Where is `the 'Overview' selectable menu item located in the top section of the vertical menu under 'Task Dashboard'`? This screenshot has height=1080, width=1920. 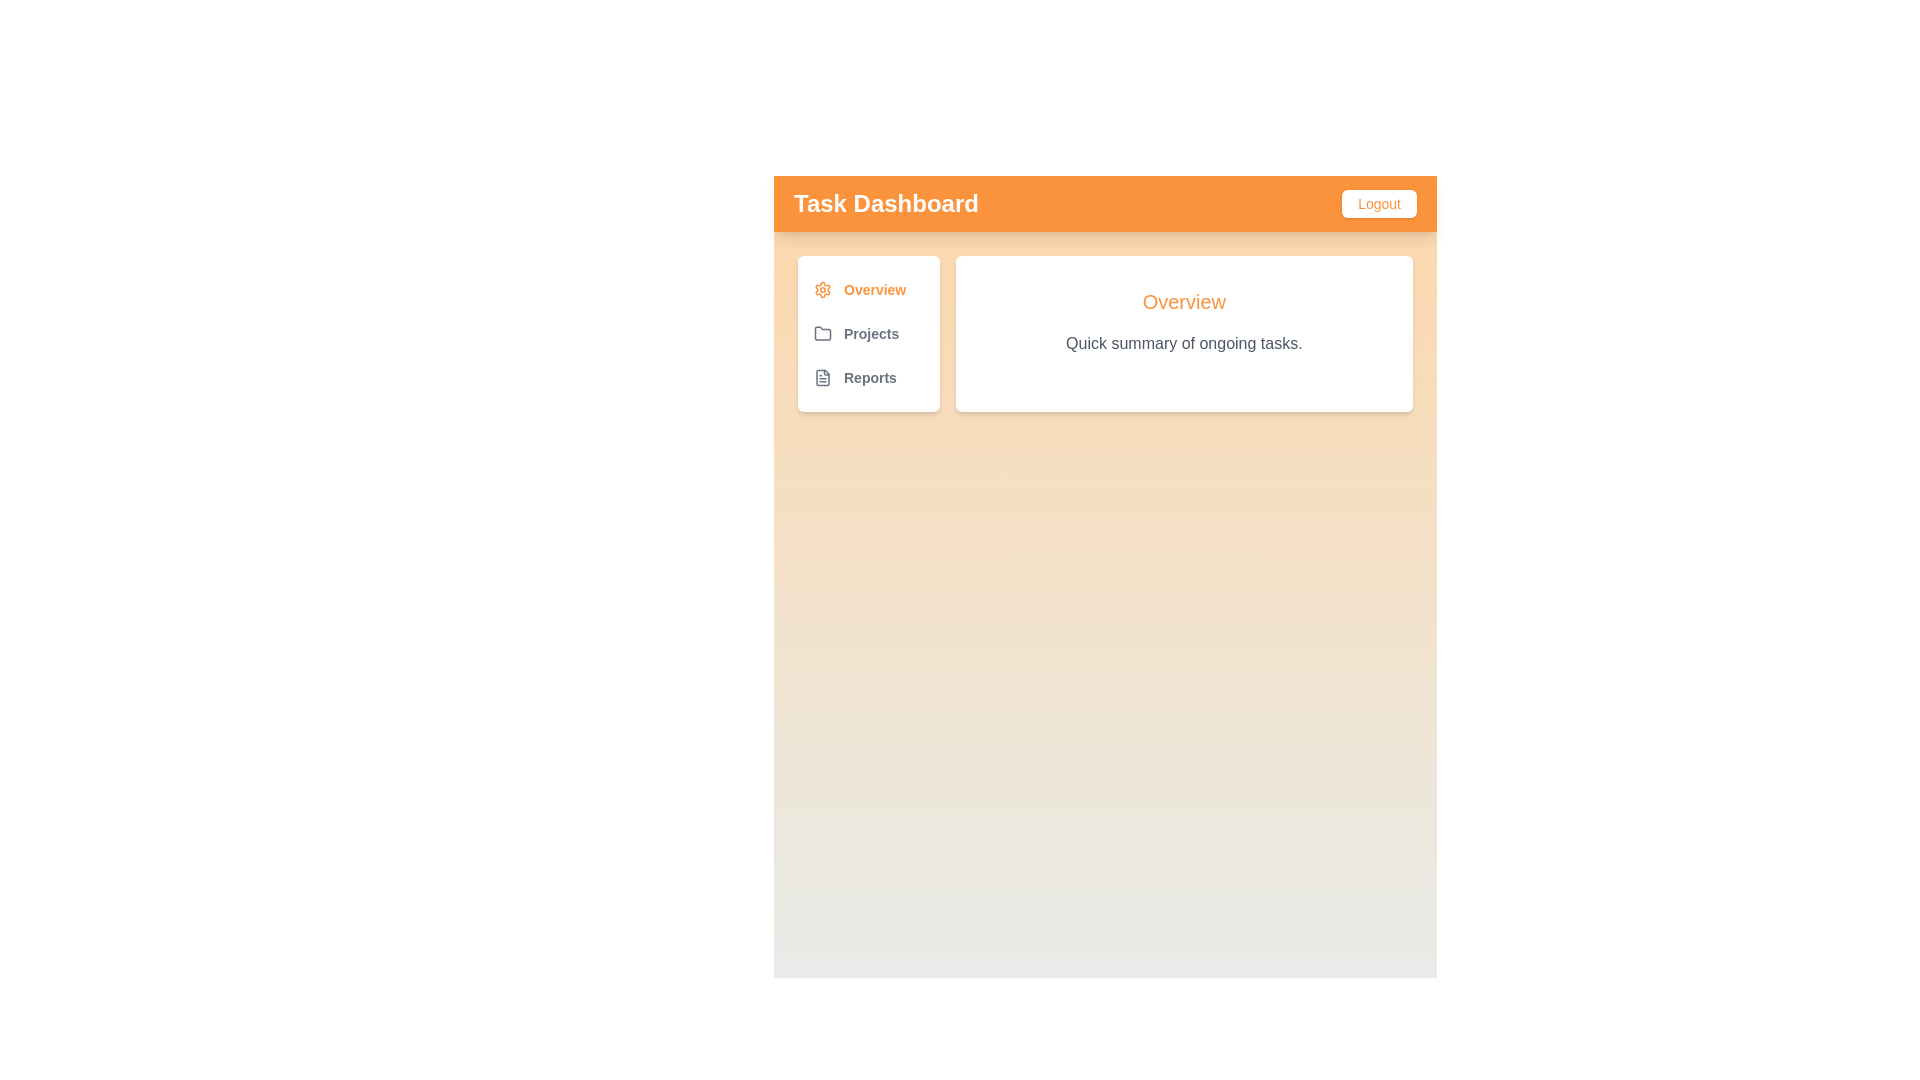
the 'Overview' selectable menu item located in the top section of the vertical menu under 'Task Dashboard' is located at coordinates (868, 289).